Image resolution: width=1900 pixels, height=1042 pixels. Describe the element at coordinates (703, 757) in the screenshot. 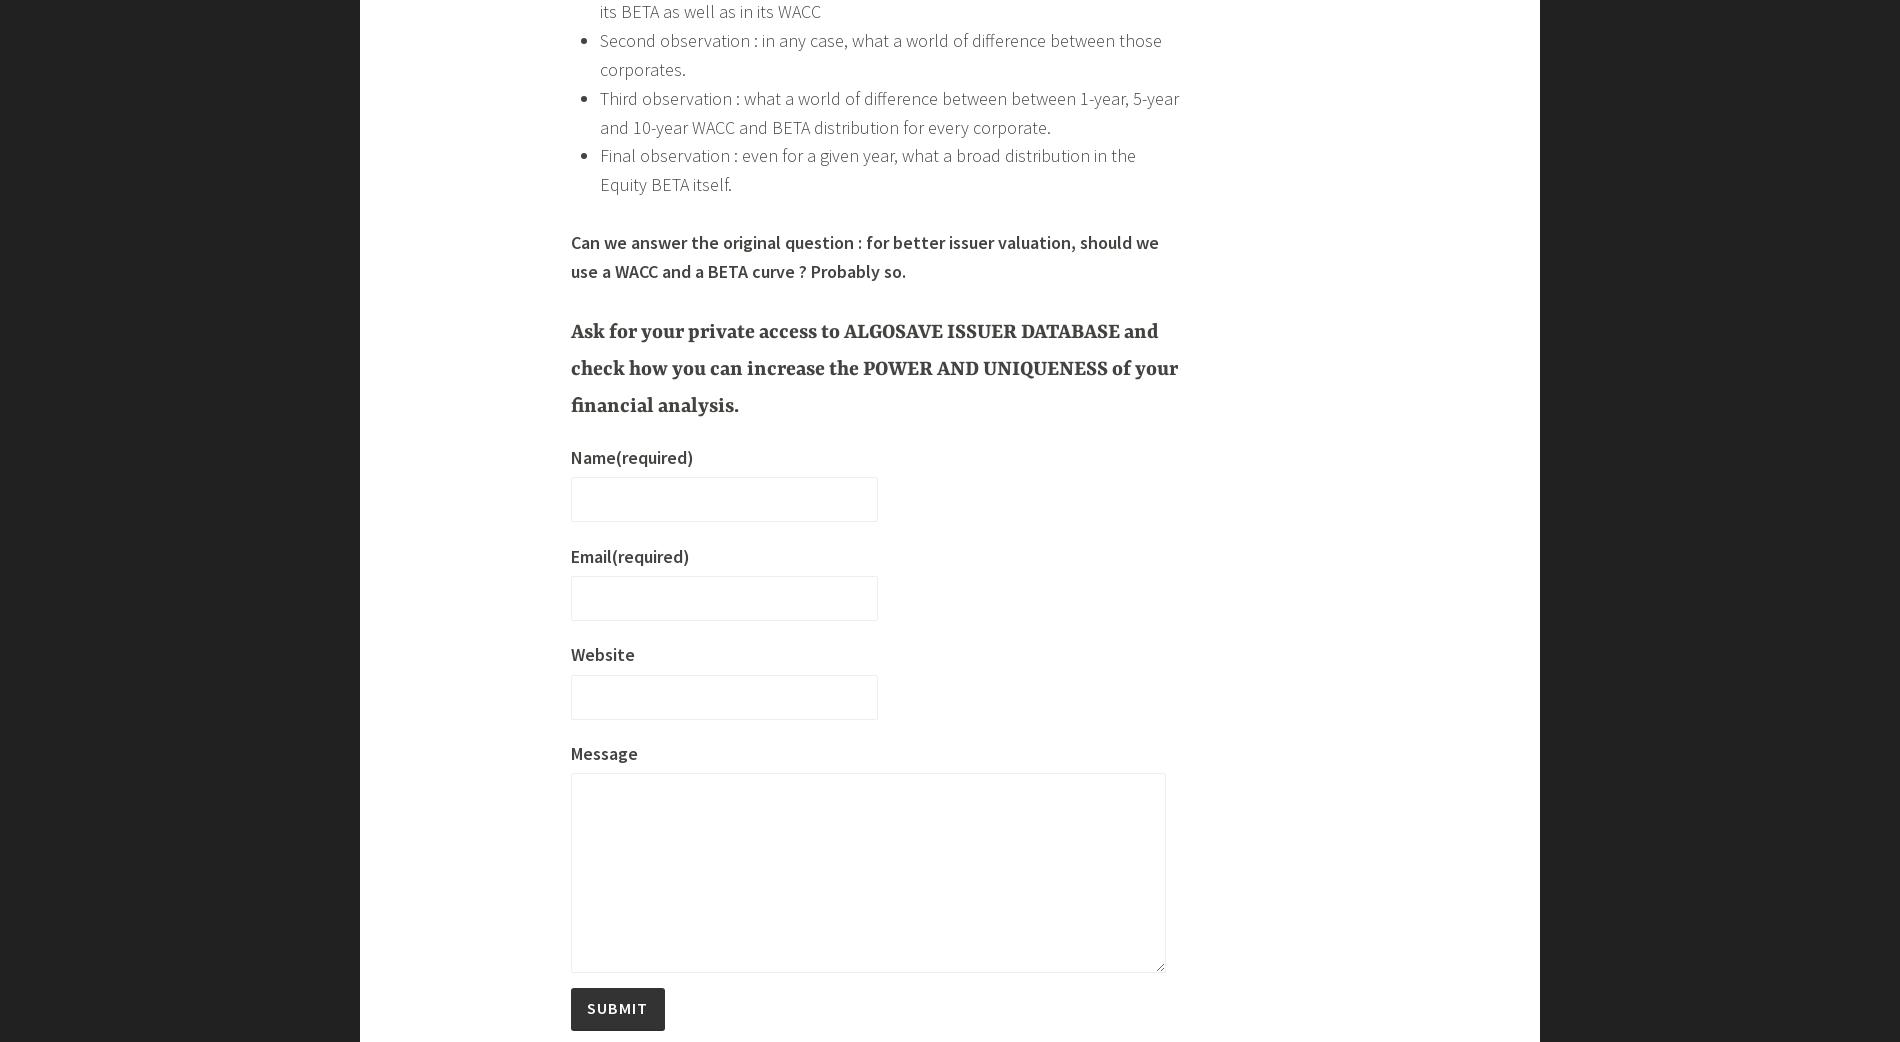

I see `'10-year distribution in green'` at that location.